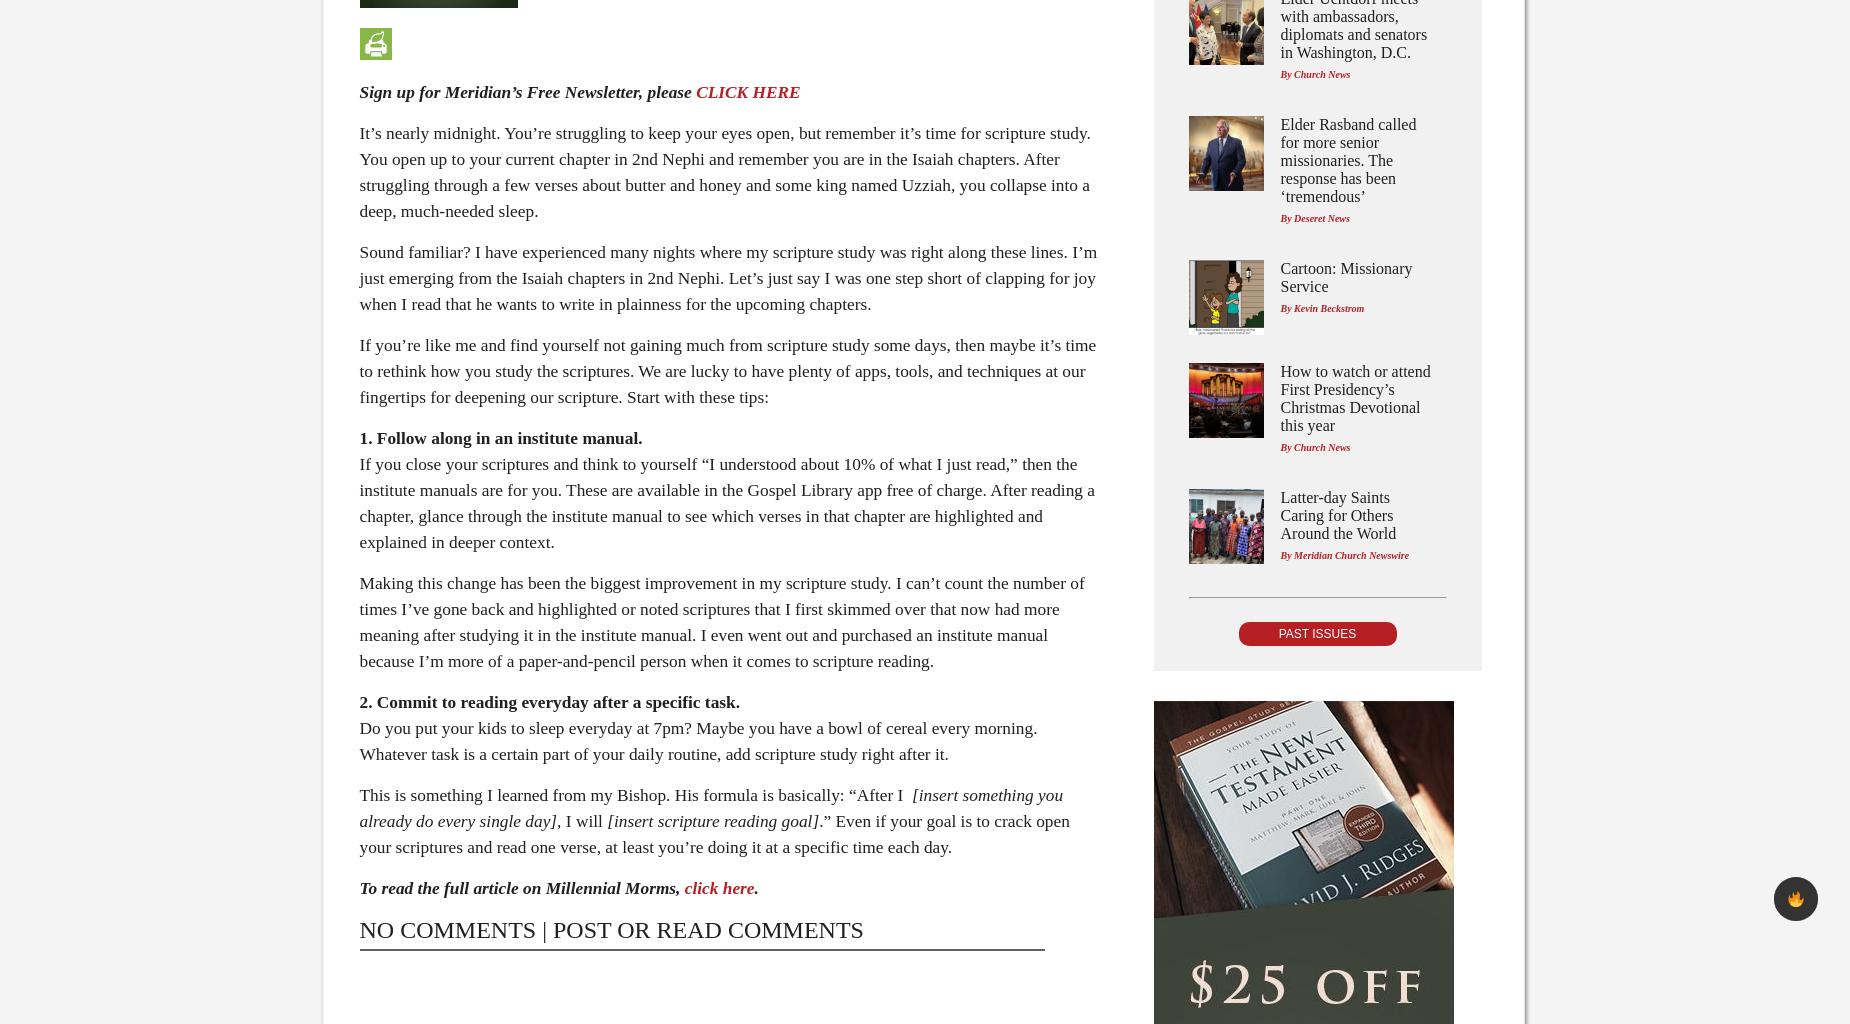  Describe the element at coordinates (1279, 515) in the screenshot. I see `'Latter-day Saints Caring for Others Around the World'` at that location.